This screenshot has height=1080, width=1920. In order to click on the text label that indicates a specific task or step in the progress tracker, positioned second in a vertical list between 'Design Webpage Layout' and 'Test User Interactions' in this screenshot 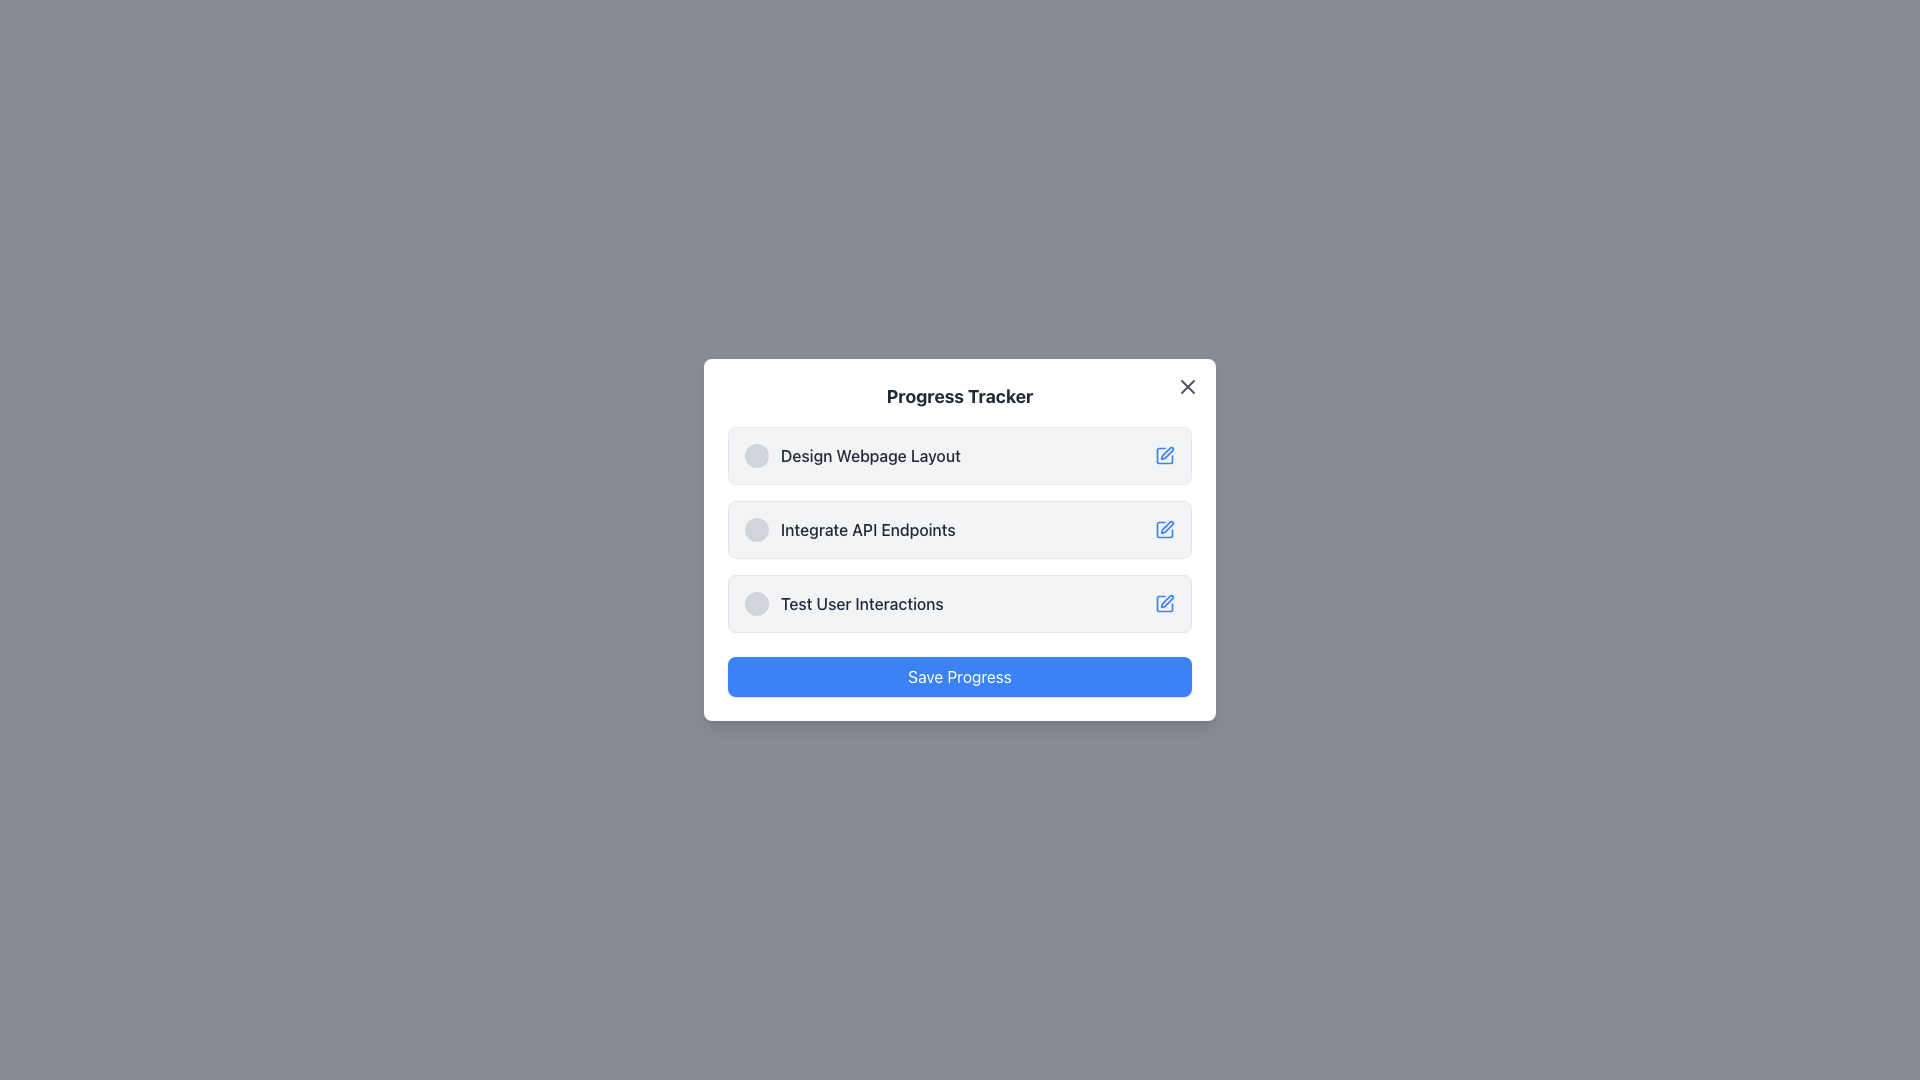, I will do `click(868, 528)`.